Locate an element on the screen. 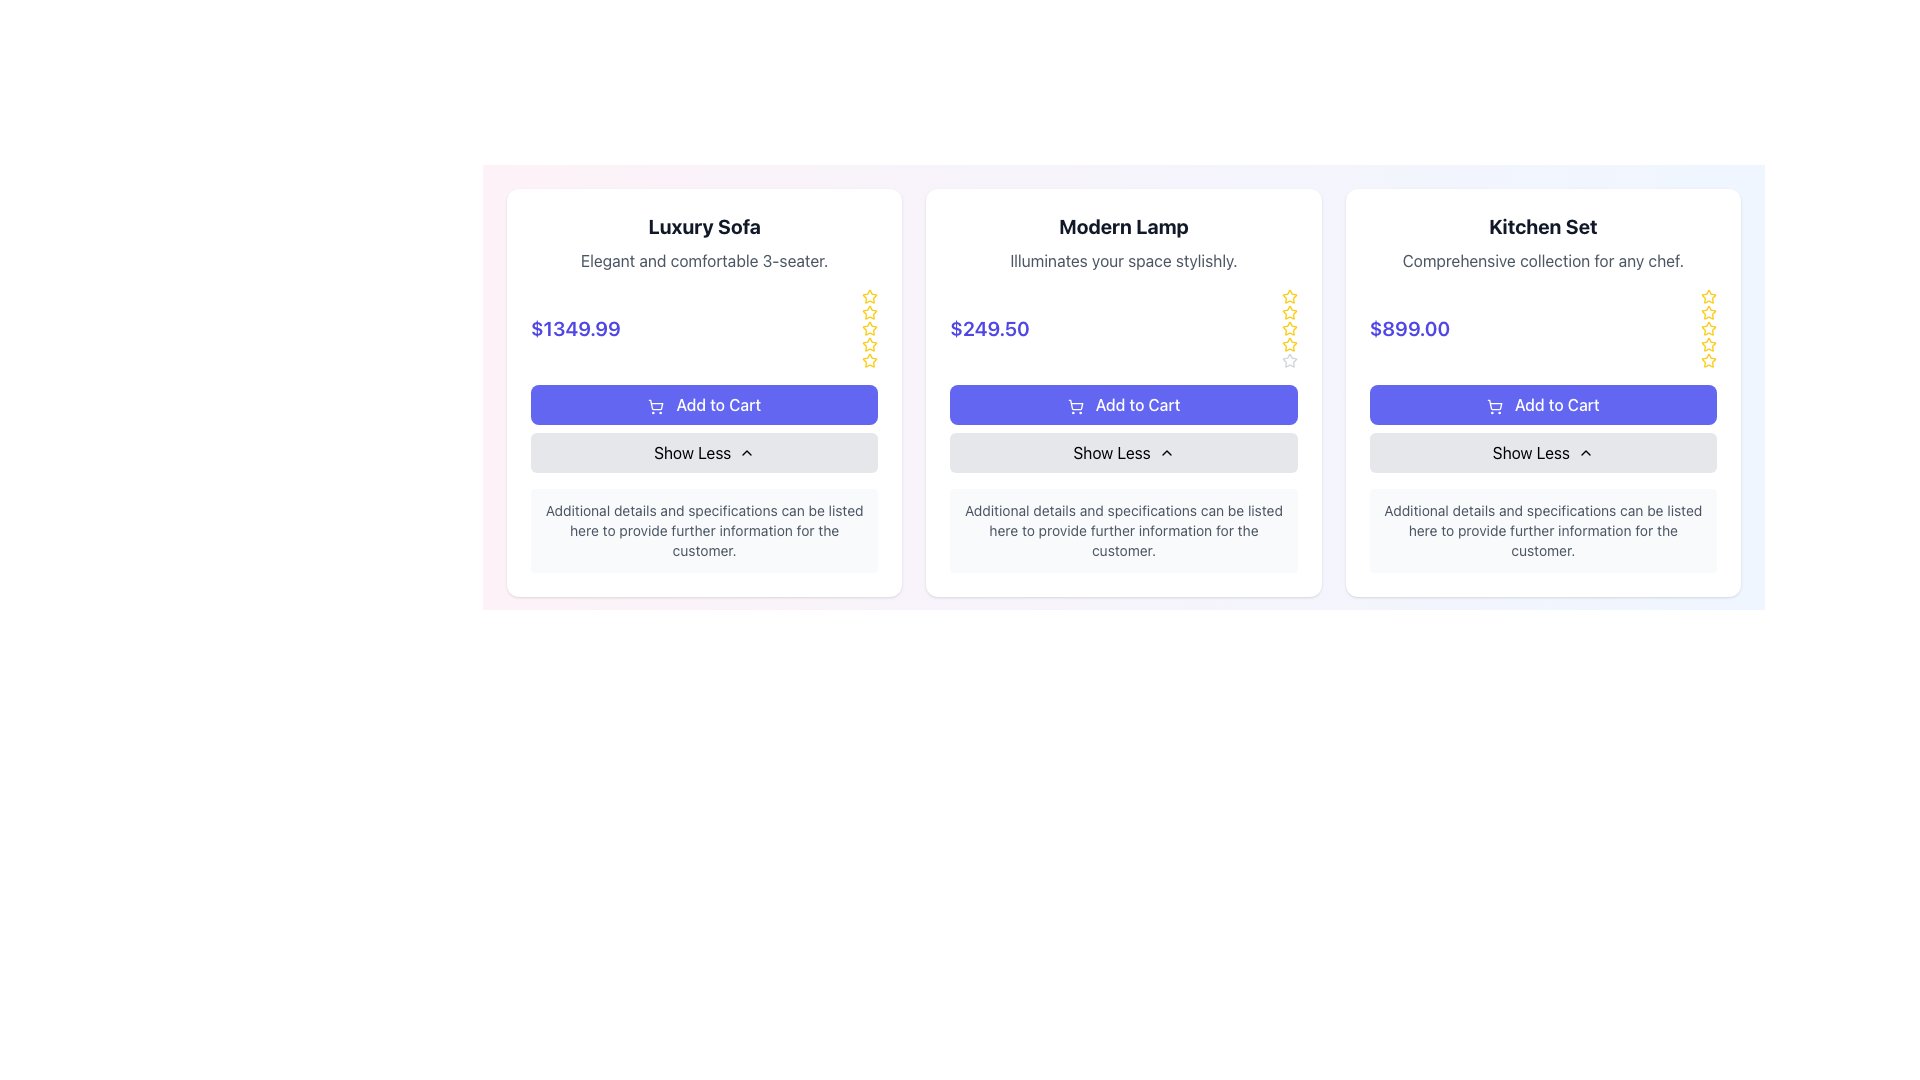 The height and width of the screenshot is (1080, 1920). the second star icon in the rating system for the 'Luxury Sofa' product is located at coordinates (870, 312).